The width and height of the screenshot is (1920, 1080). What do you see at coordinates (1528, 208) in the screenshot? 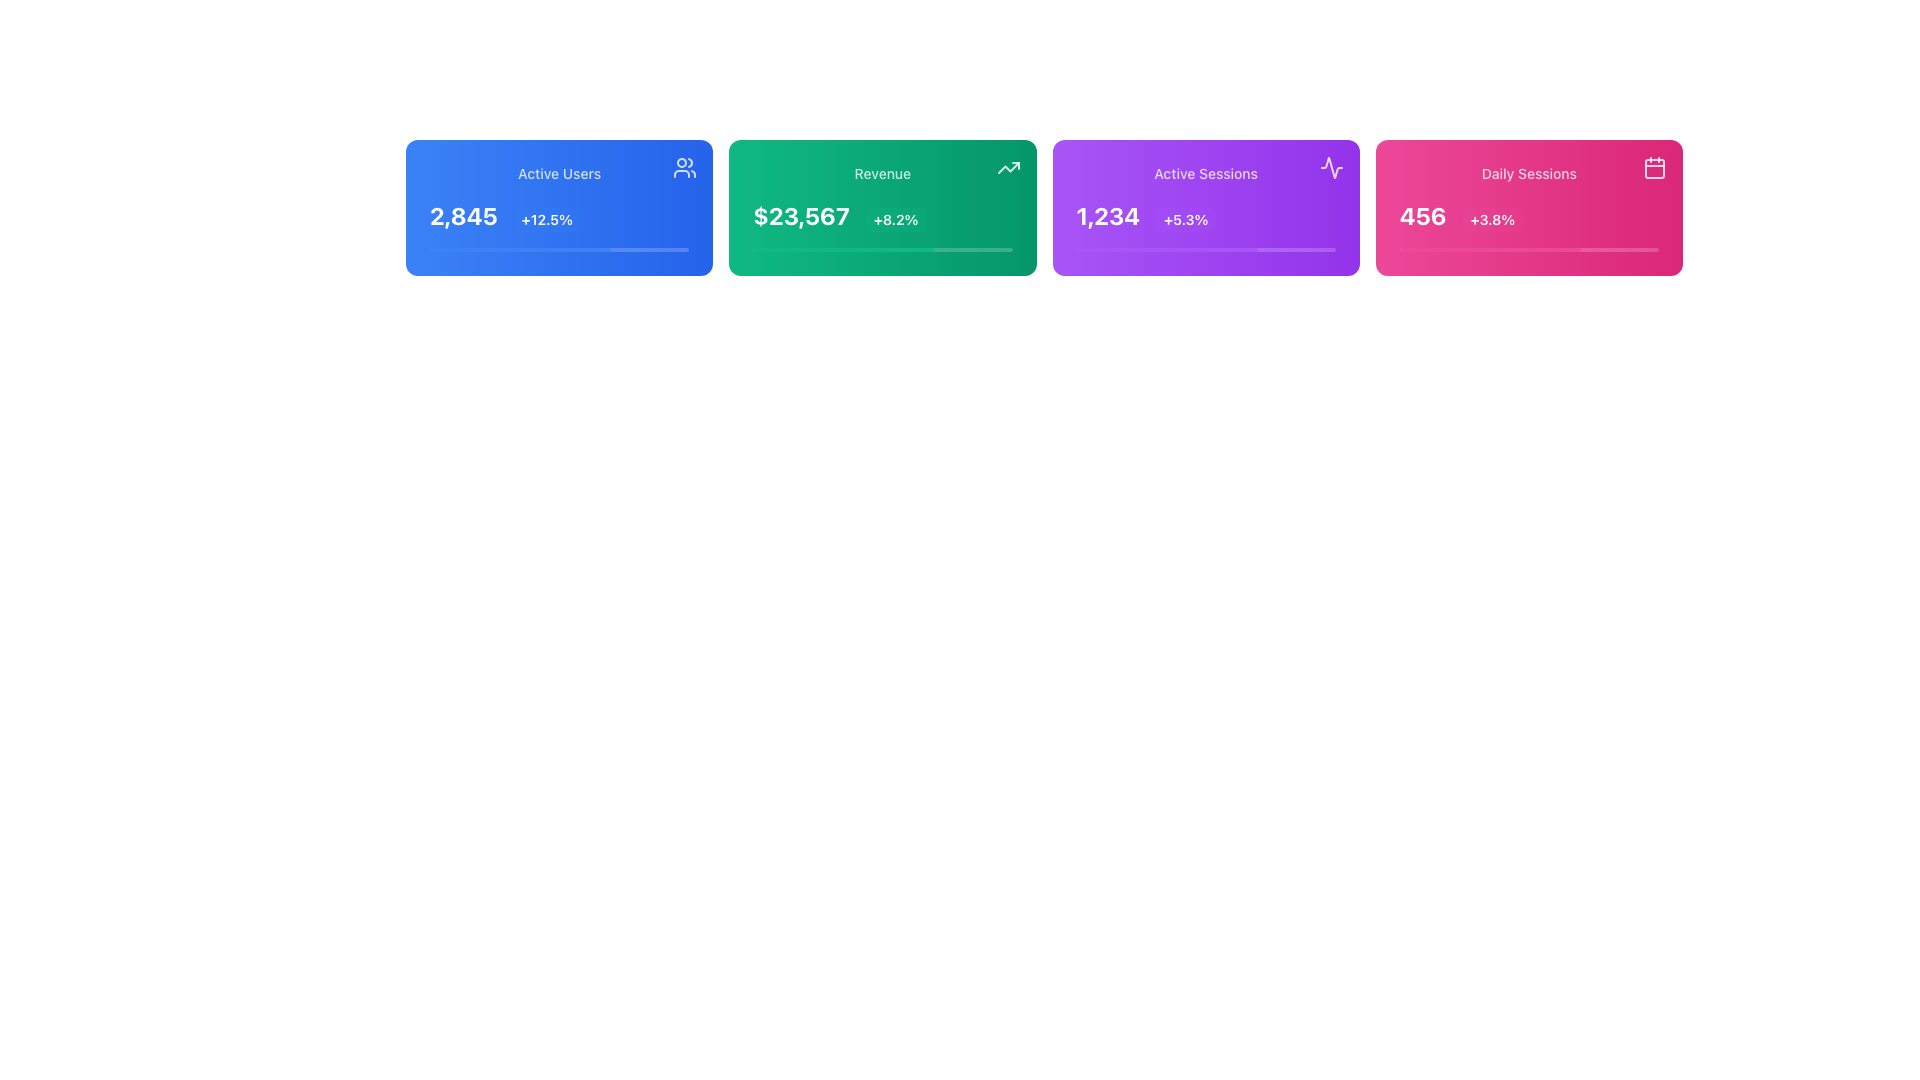
I see `the 'Daily Sessions' informational card located in the fourth column of the grid layout` at bounding box center [1528, 208].